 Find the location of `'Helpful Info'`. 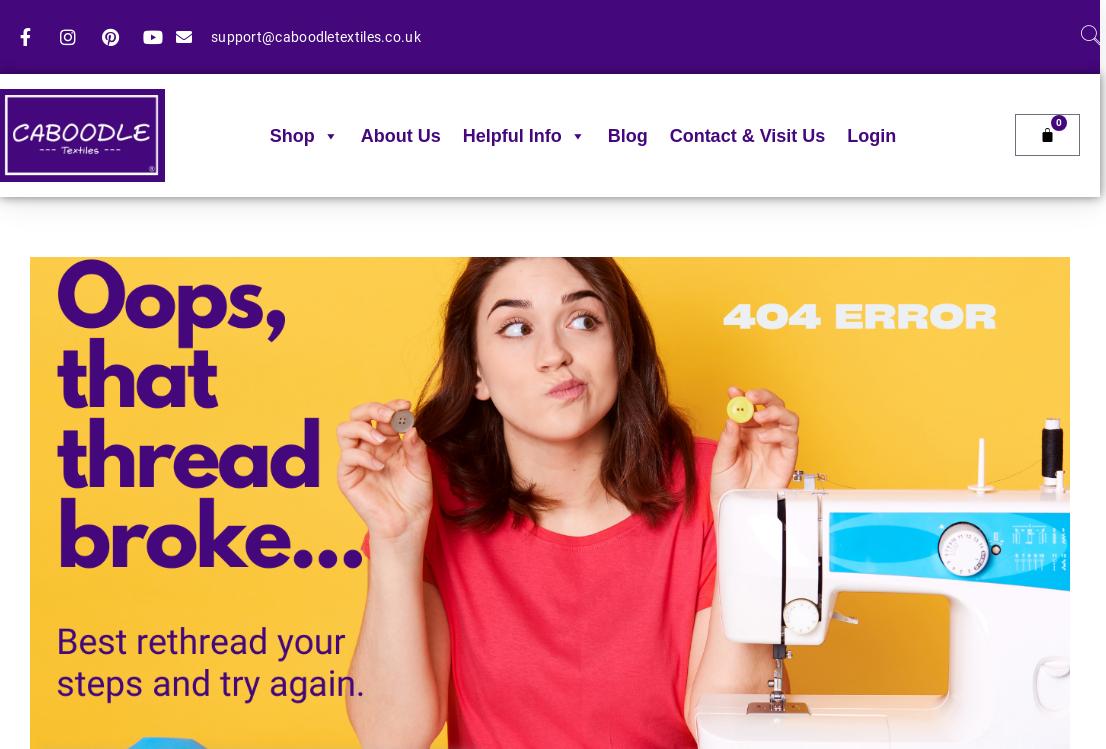

'Helpful Info' is located at coordinates (460, 136).